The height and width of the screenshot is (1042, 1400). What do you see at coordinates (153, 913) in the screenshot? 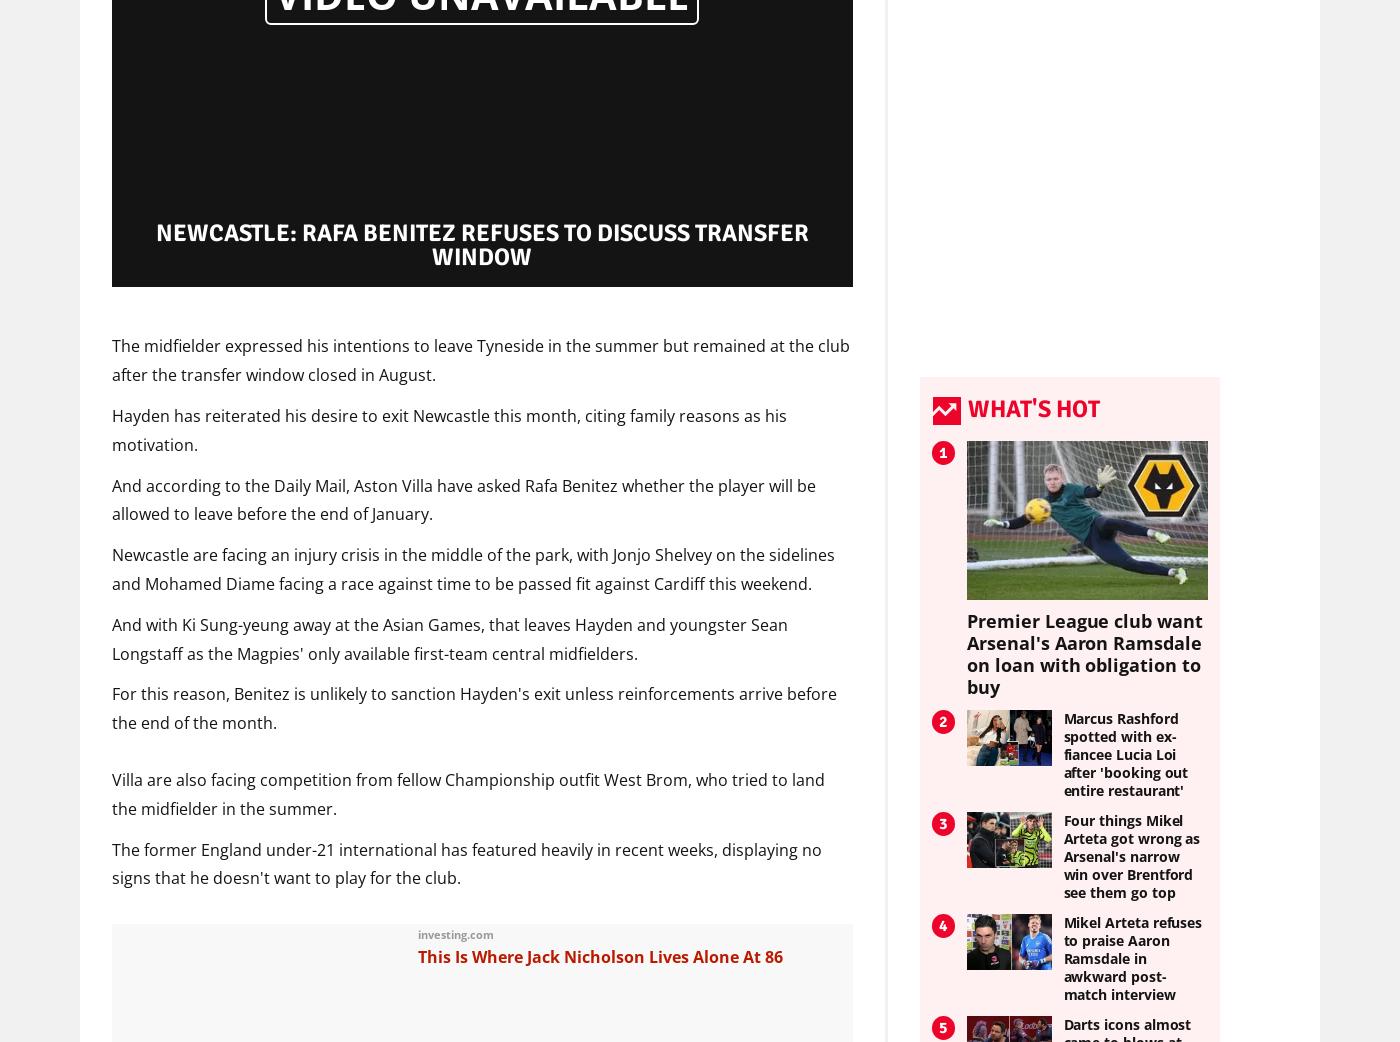
I see `'Sponsored'` at bounding box center [153, 913].